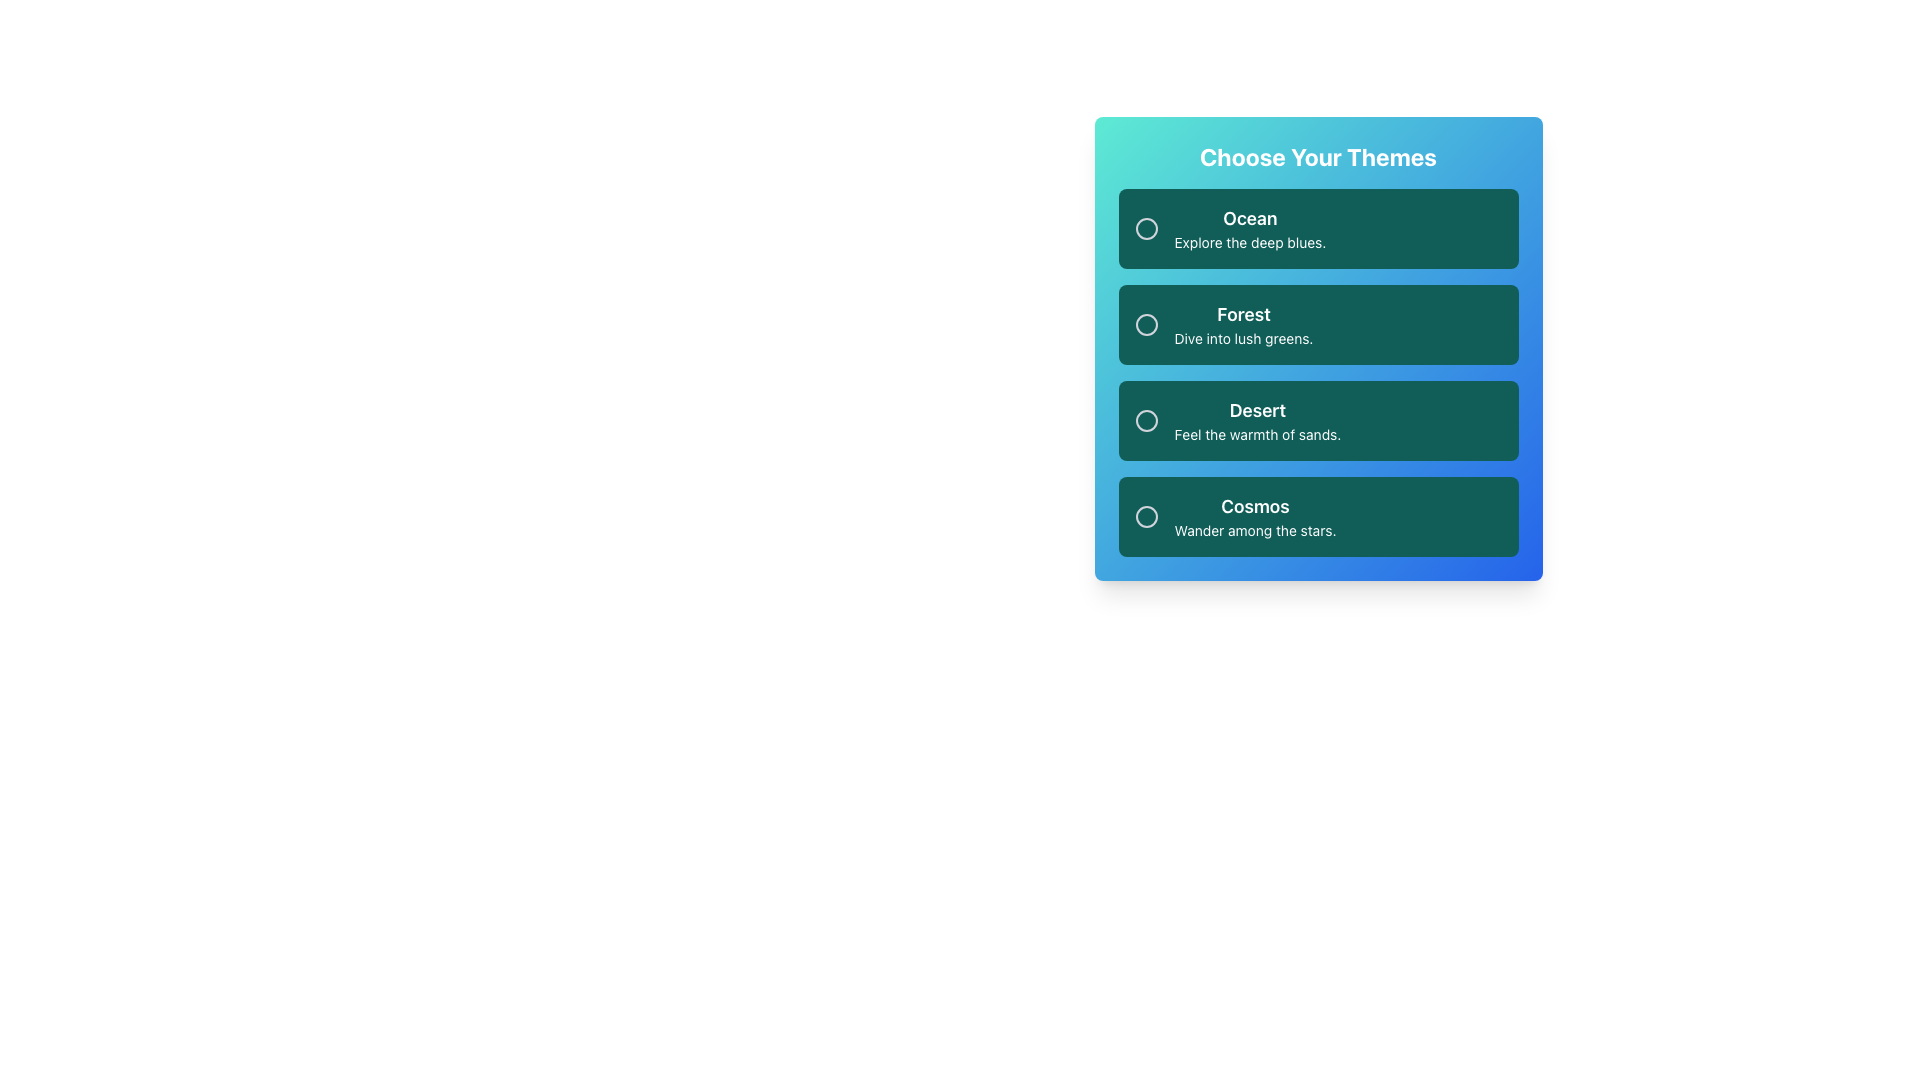 The image size is (1920, 1080). Describe the element at coordinates (1146, 323) in the screenshot. I see `the radio button for the 'Forest' option` at that location.